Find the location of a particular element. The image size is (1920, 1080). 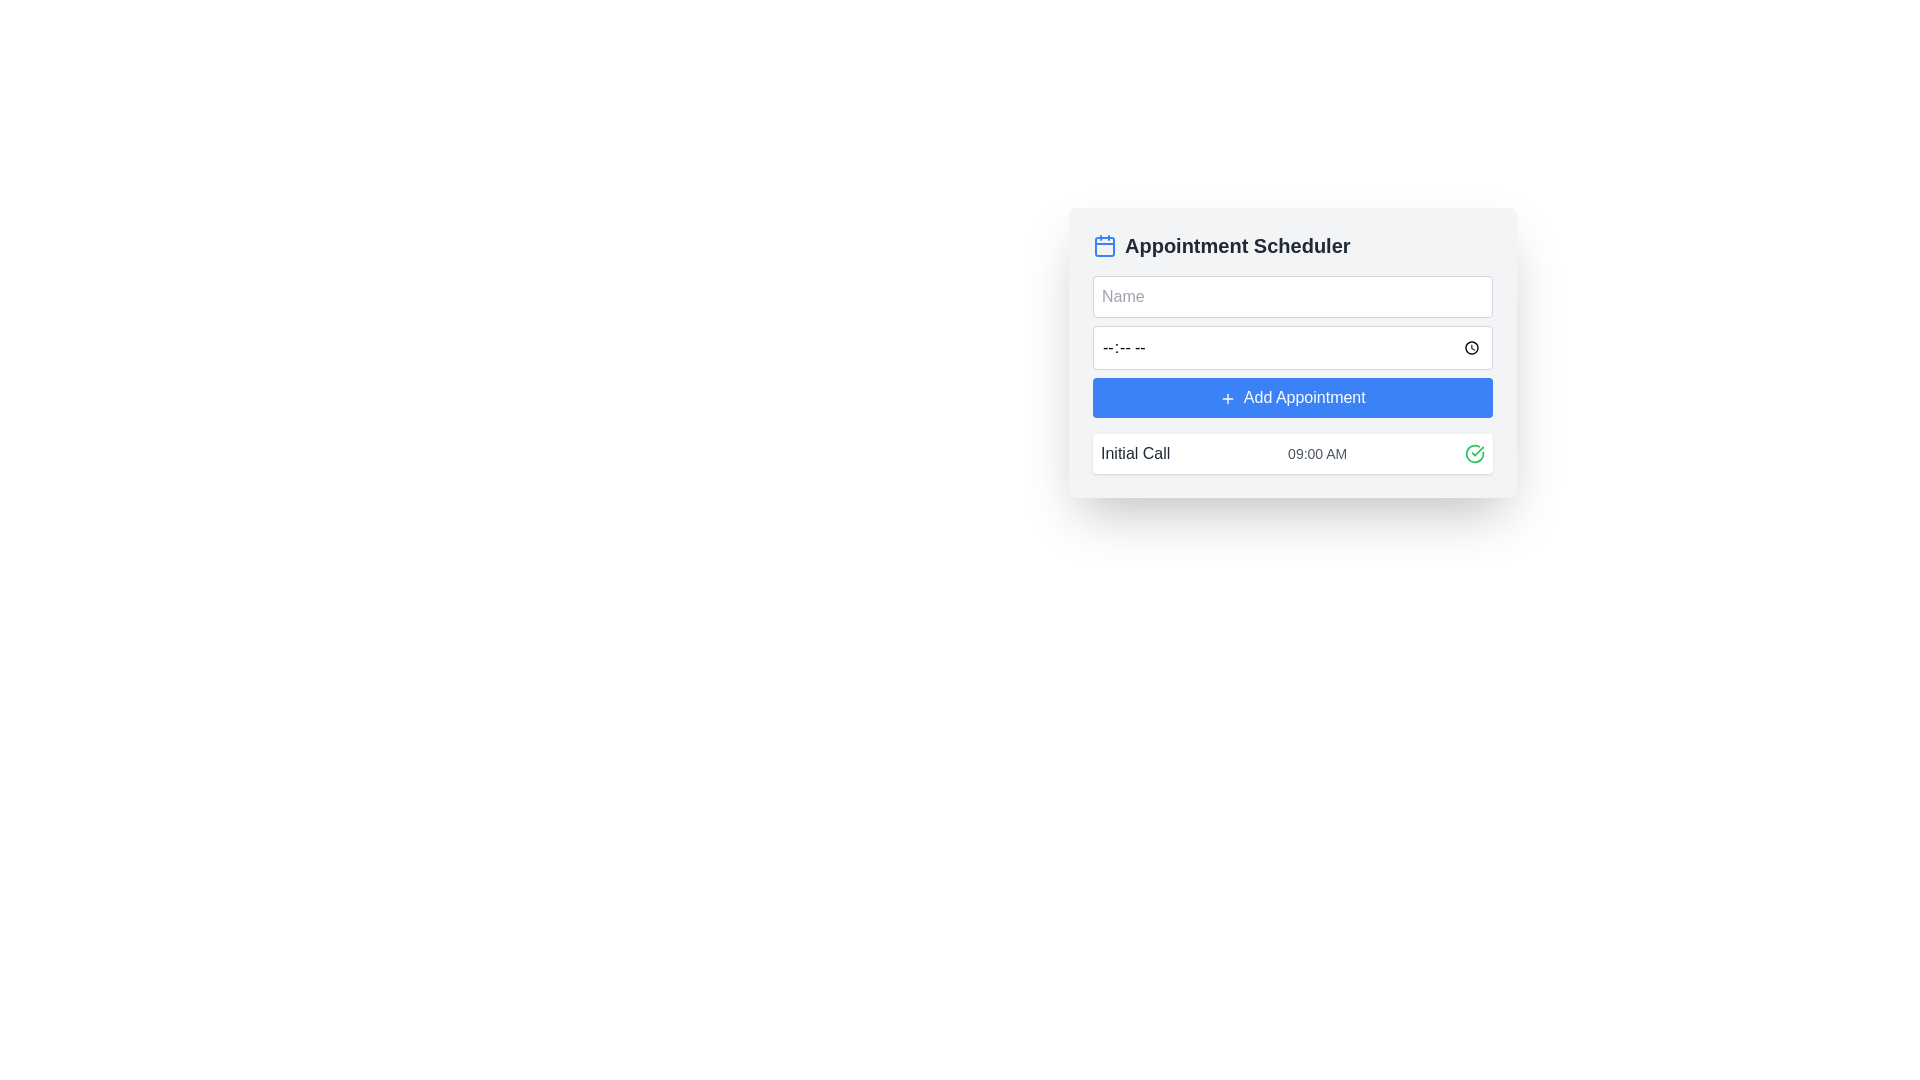

the 'Add Appointment' button by clicking on the leftmost icon that visually indicates the action of adding, which is adjacent to the text 'Add Appointment' is located at coordinates (1227, 398).